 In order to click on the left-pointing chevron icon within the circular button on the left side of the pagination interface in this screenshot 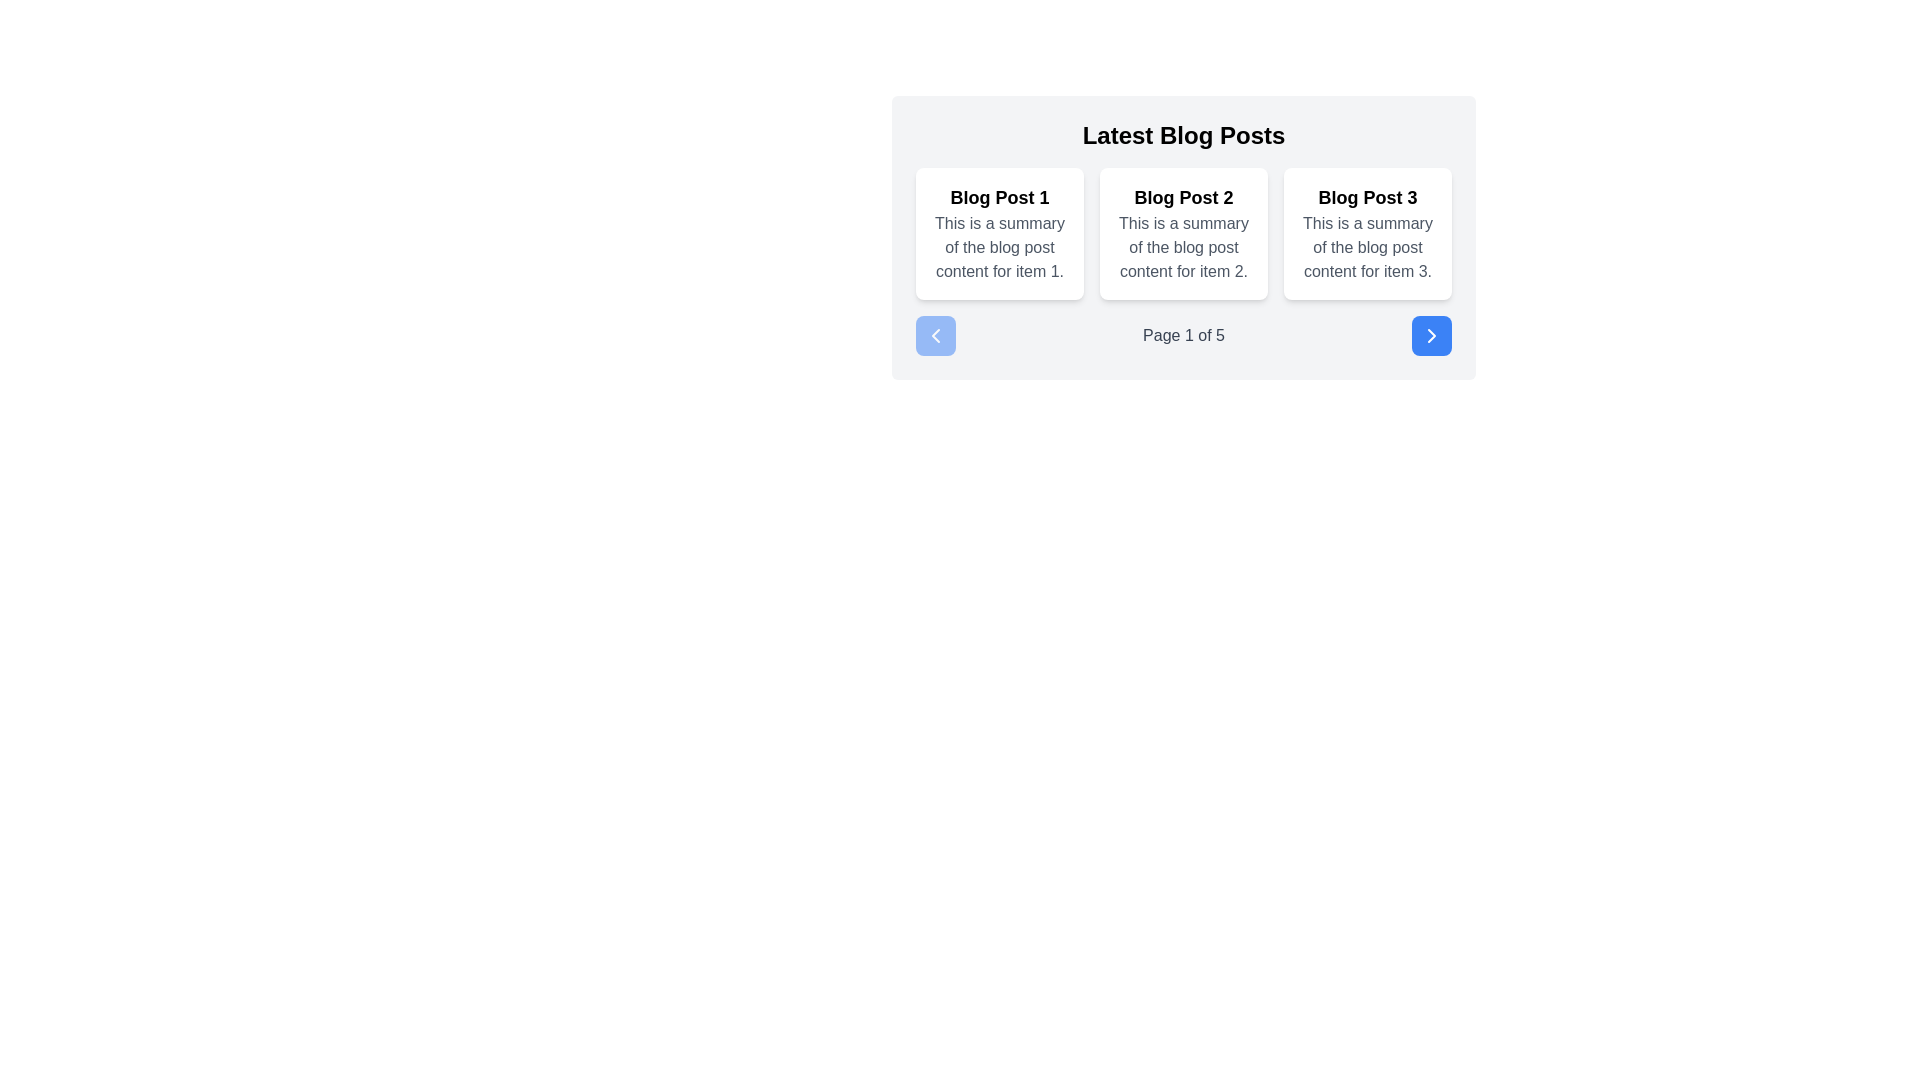, I will do `click(935, 334)`.